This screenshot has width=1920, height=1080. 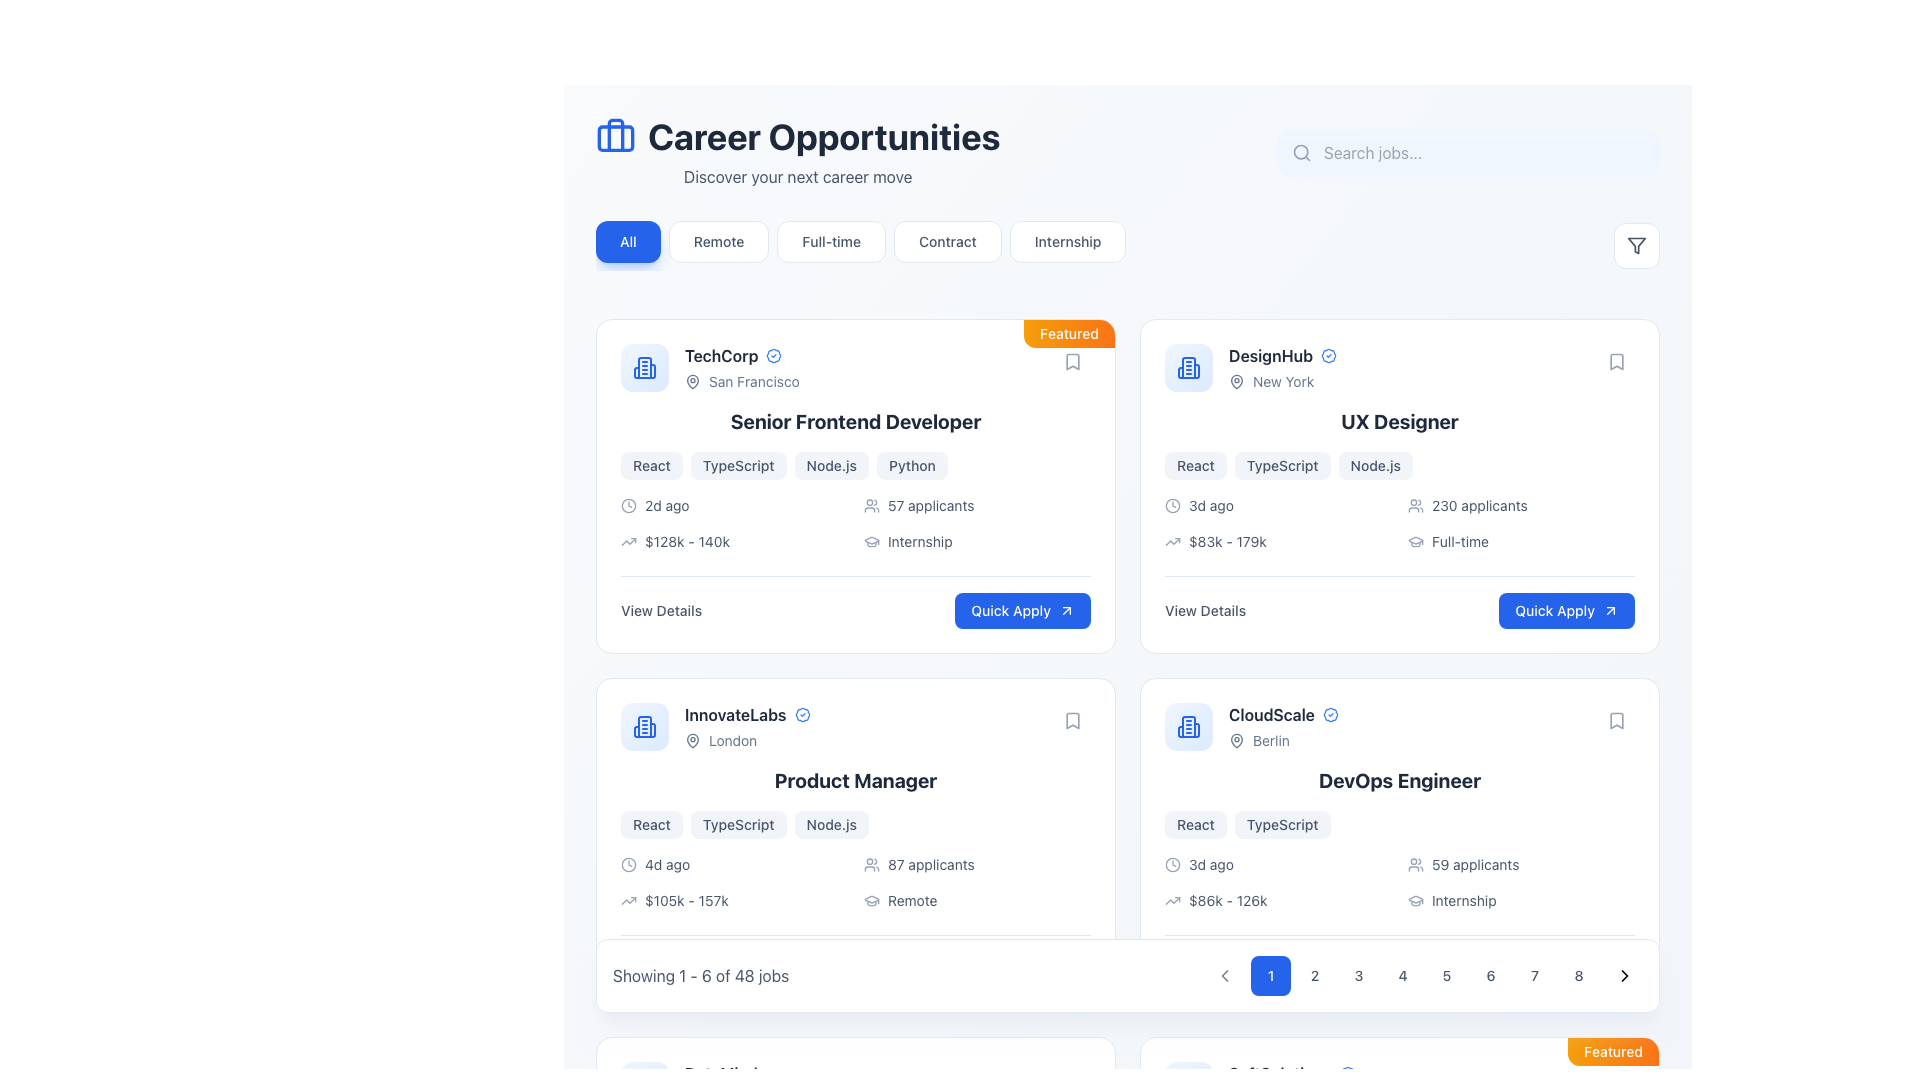 What do you see at coordinates (1283, 726) in the screenshot?
I see `the Label displaying 'CloudScale' and 'Berlin' with the check badge icon and map pin icon, positioned in the bottom-right quarter of the visible grid structure` at bounding box center [1283, 726].